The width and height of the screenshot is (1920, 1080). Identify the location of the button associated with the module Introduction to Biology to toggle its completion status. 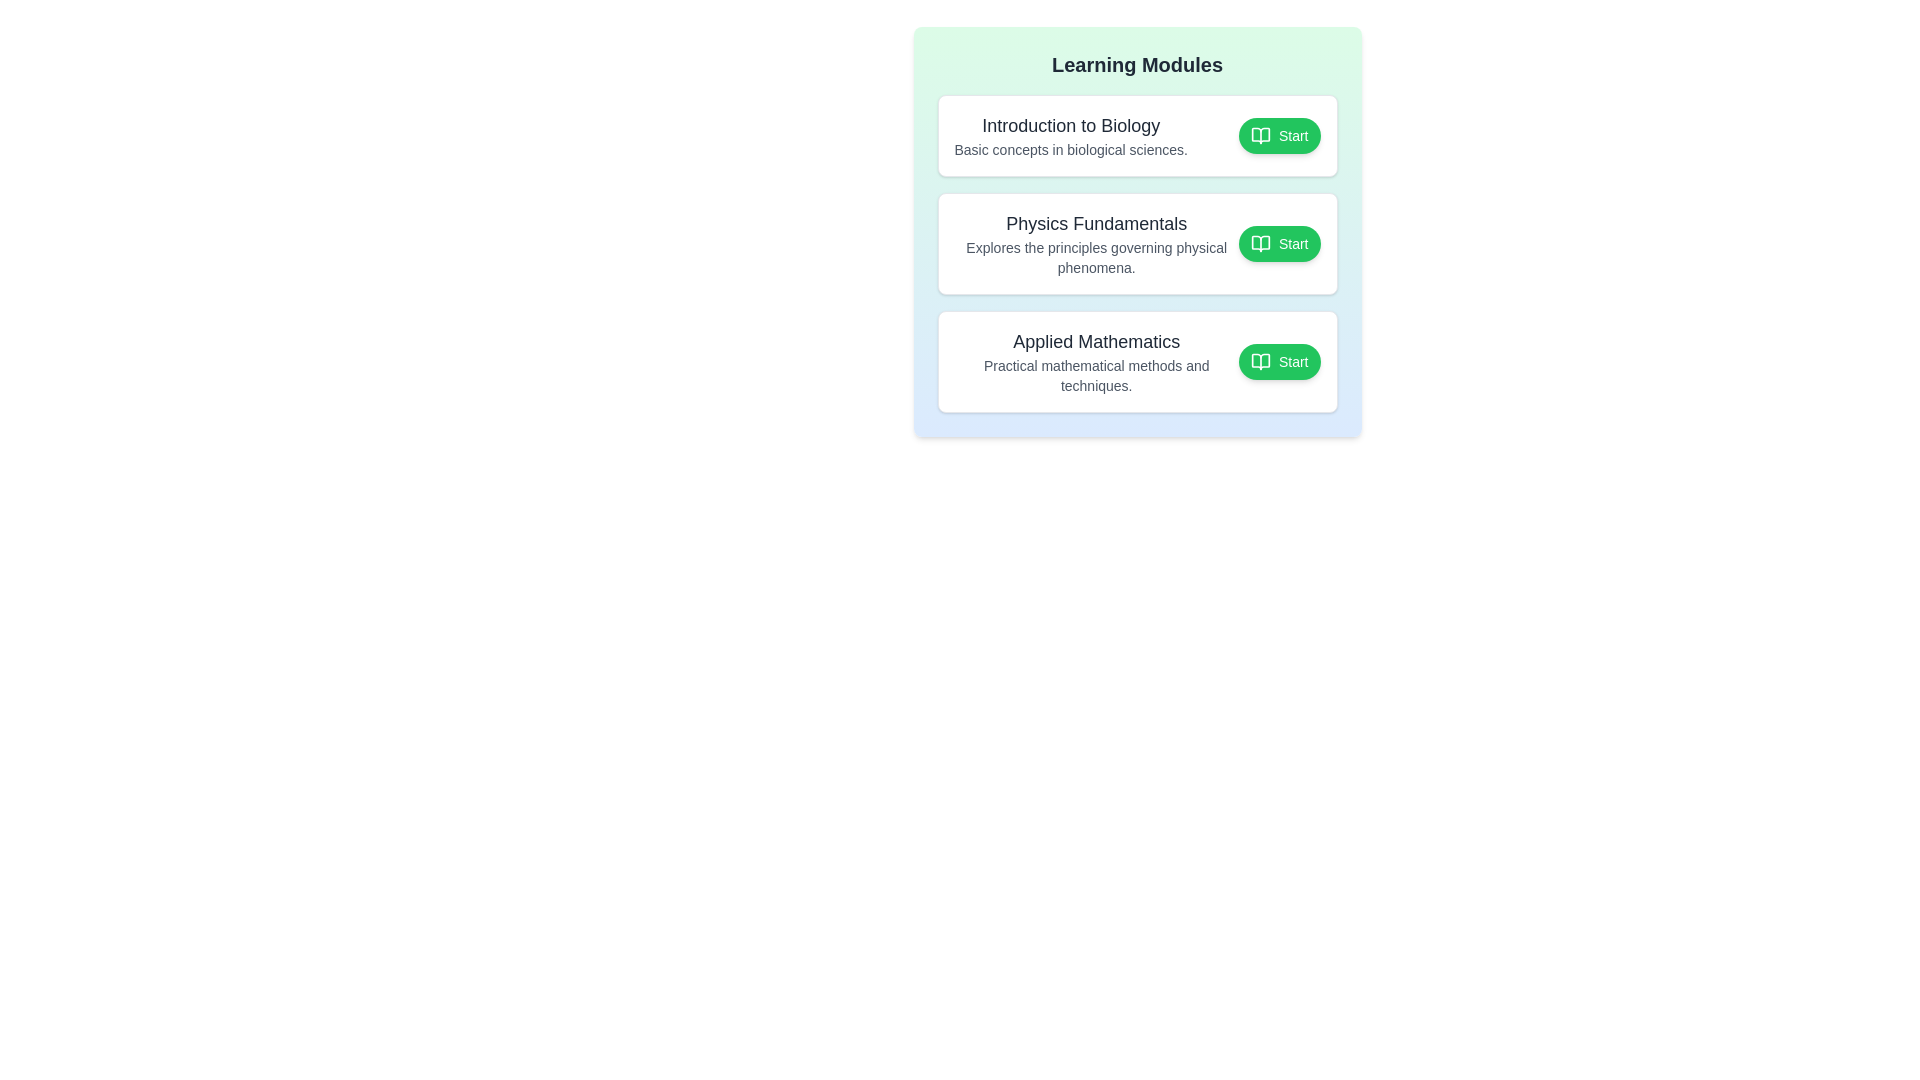
(1278, 135).